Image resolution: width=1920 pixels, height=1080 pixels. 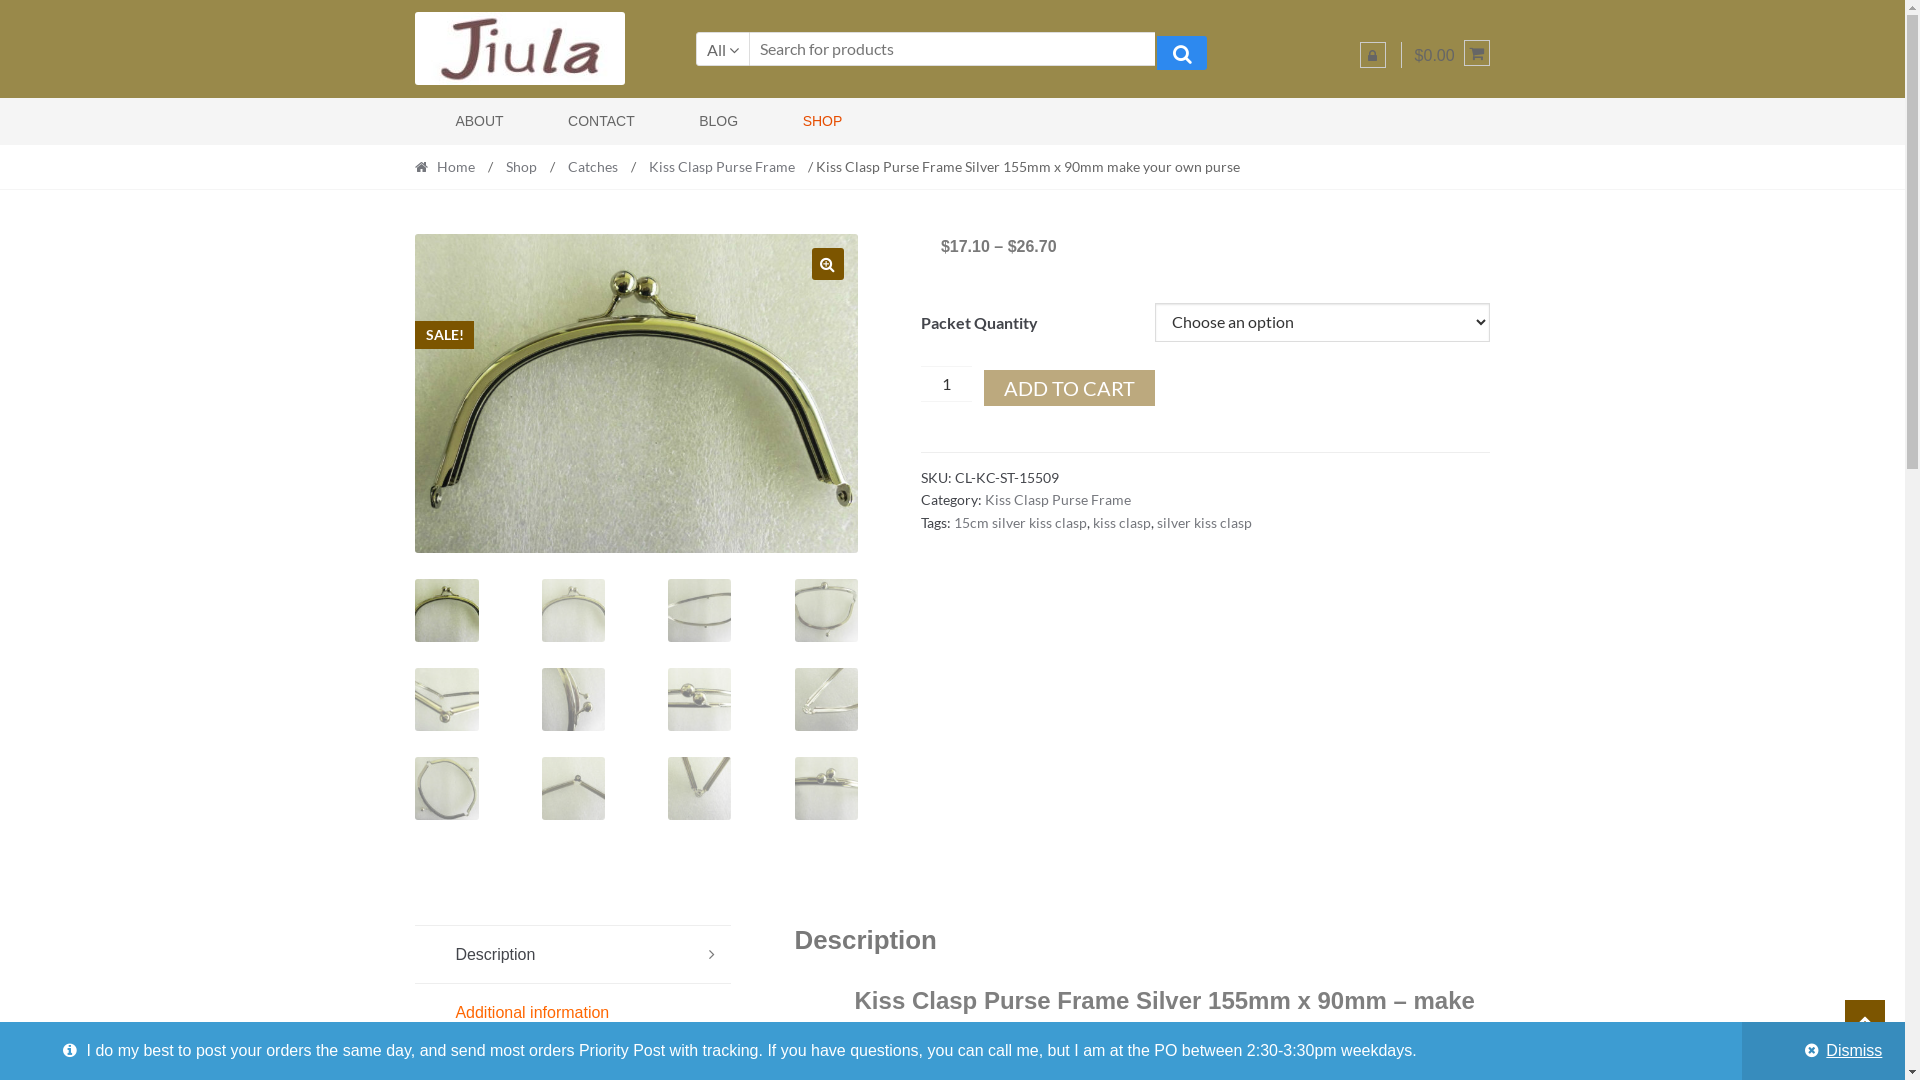 I want to click on 'ABOUT', so click(x=464, y=121).